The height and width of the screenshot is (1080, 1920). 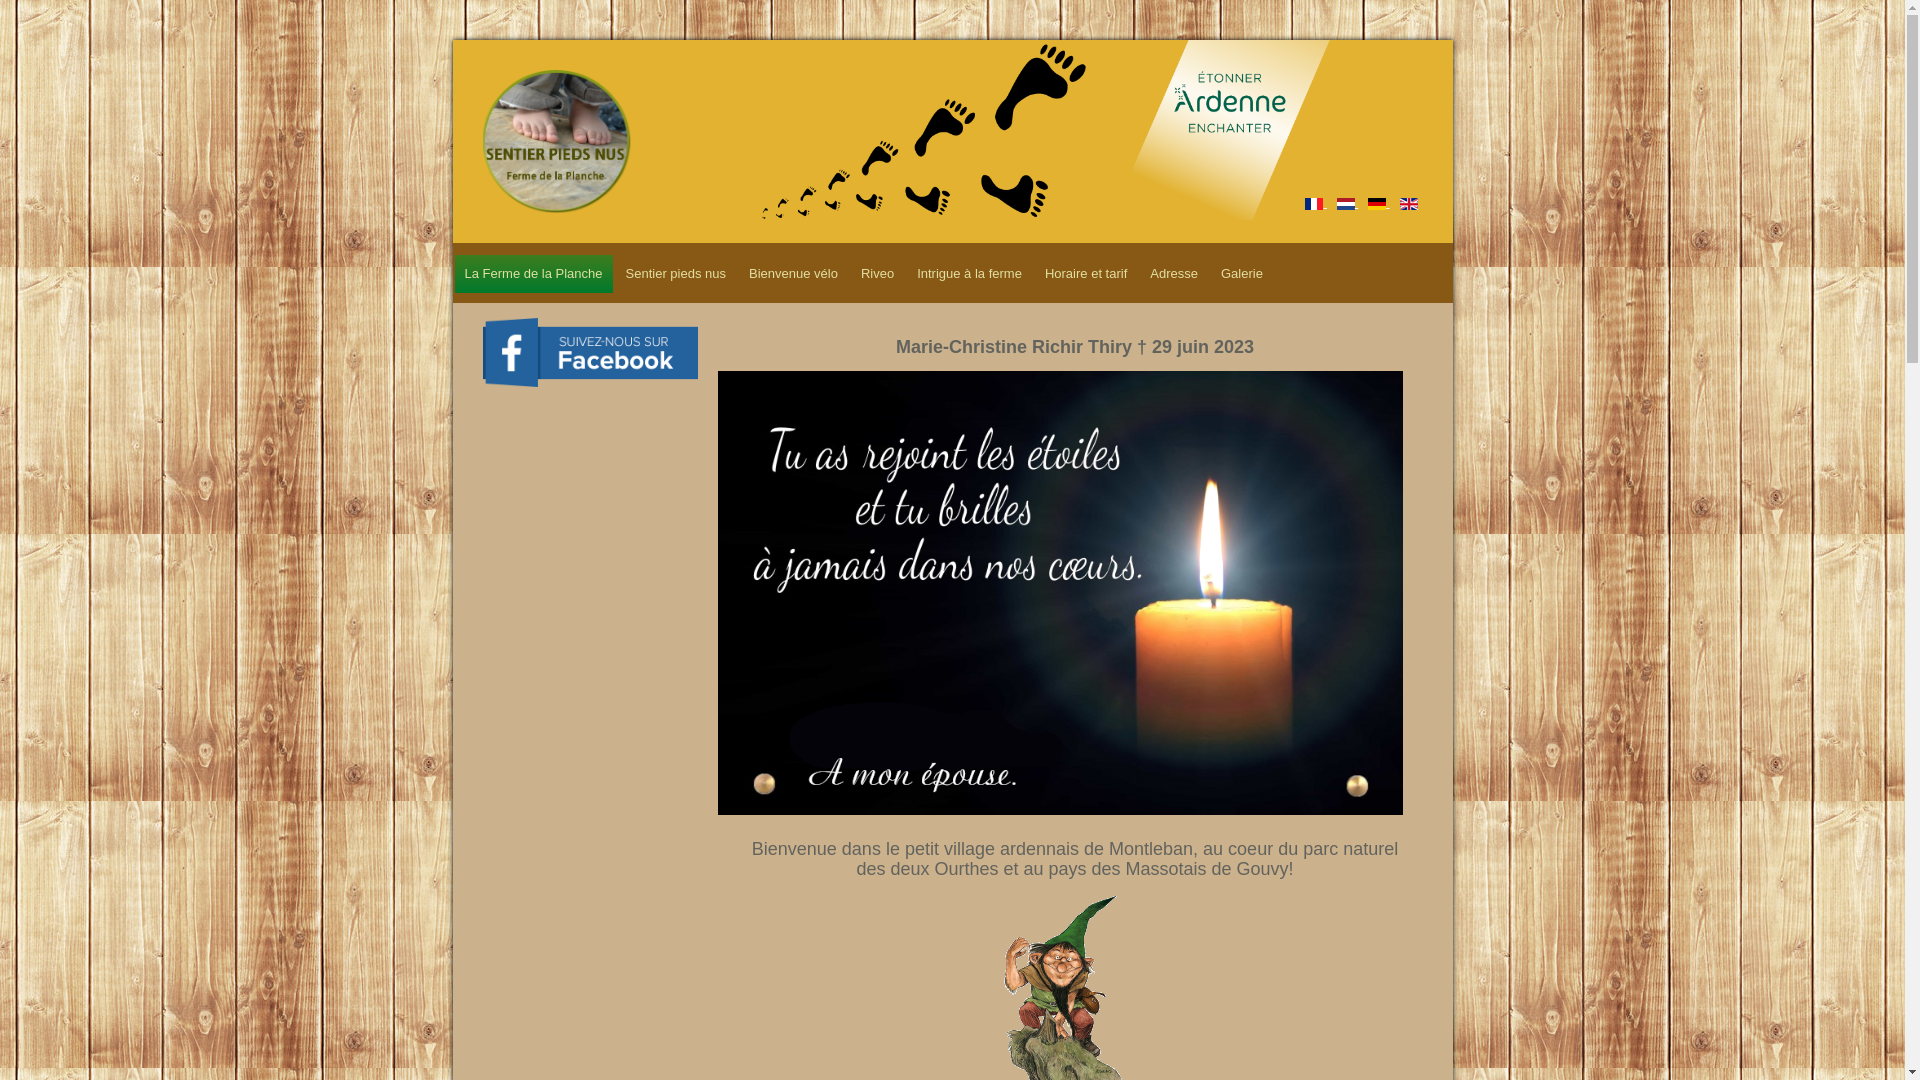 What do you see at coordinates (1174, 273) in the screenshot?
I see `'Adresse'` at bounding box center [1174, 273].